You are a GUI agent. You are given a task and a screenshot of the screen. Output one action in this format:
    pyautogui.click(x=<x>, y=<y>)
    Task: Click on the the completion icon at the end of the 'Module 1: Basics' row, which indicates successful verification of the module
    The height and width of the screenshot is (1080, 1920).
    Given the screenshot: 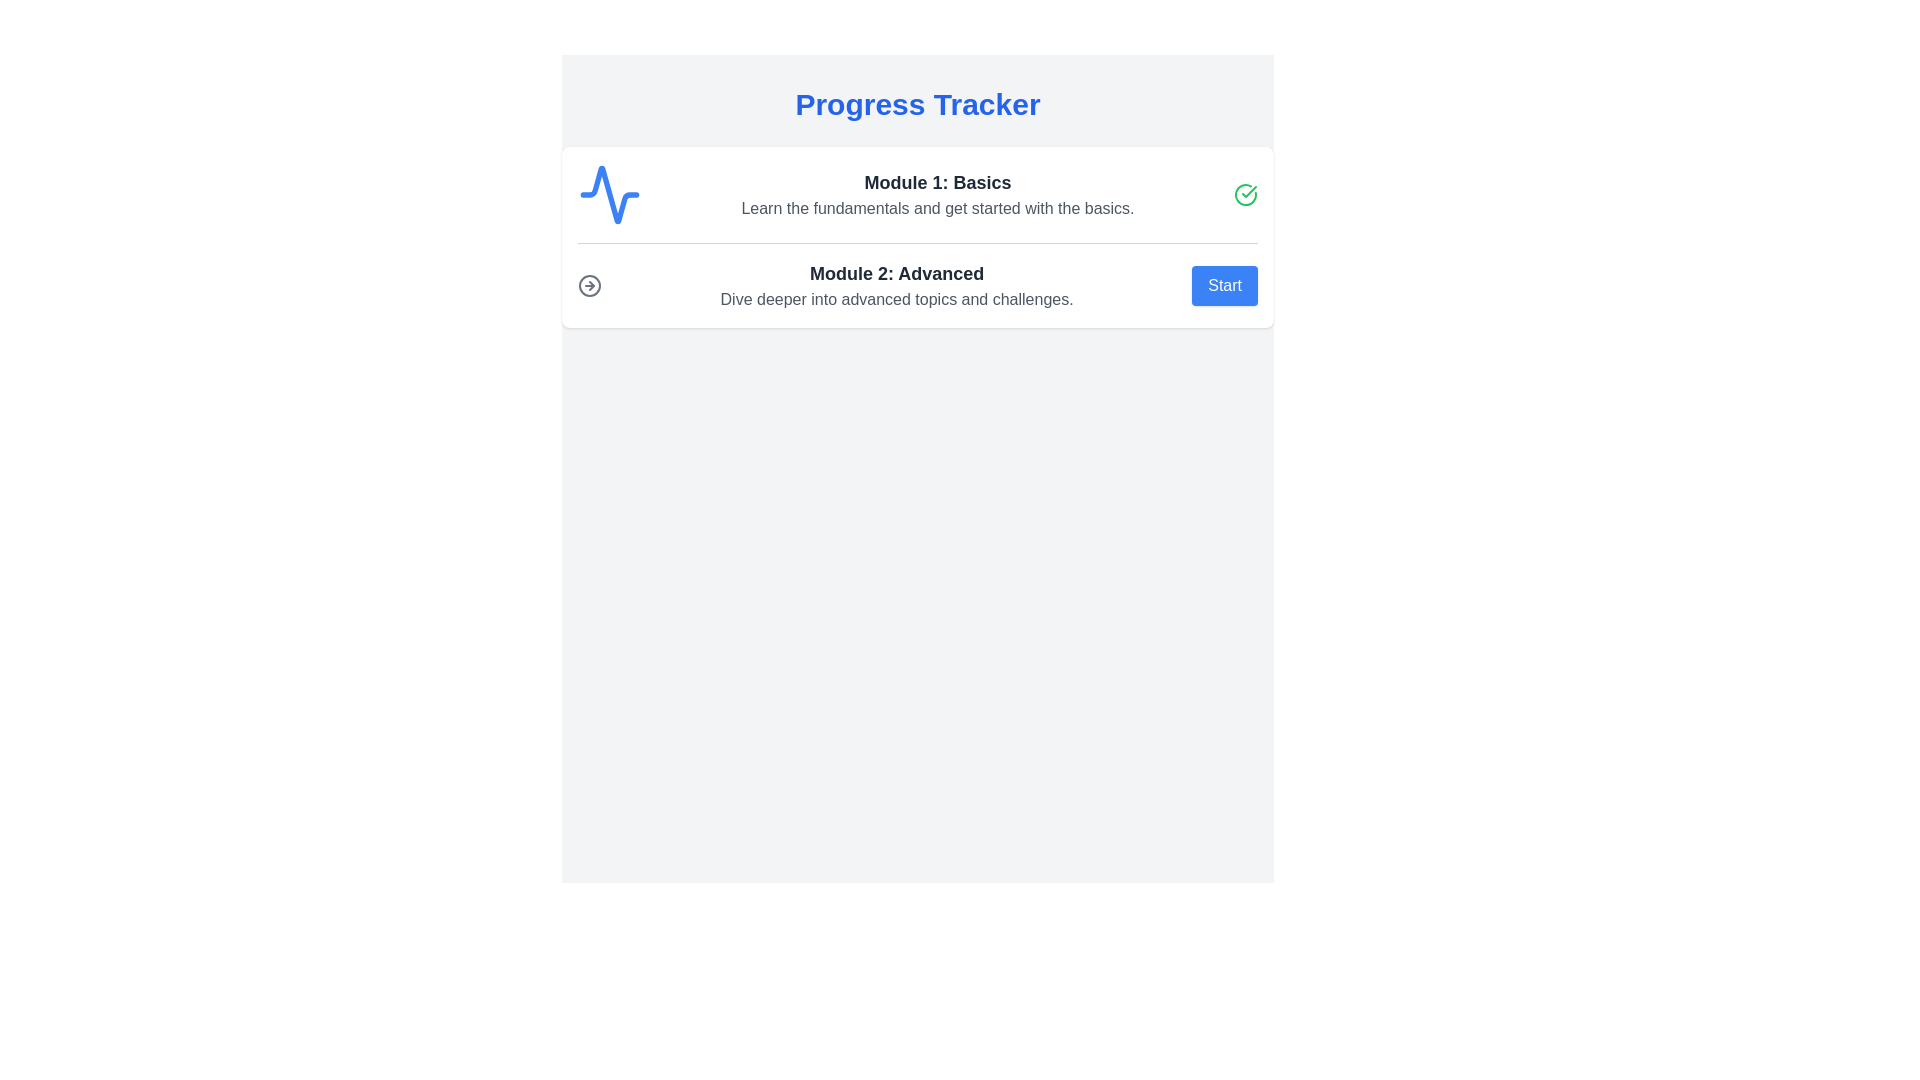 What is the action you would take?
    pyautogui.click(x=1248, y=192)
    